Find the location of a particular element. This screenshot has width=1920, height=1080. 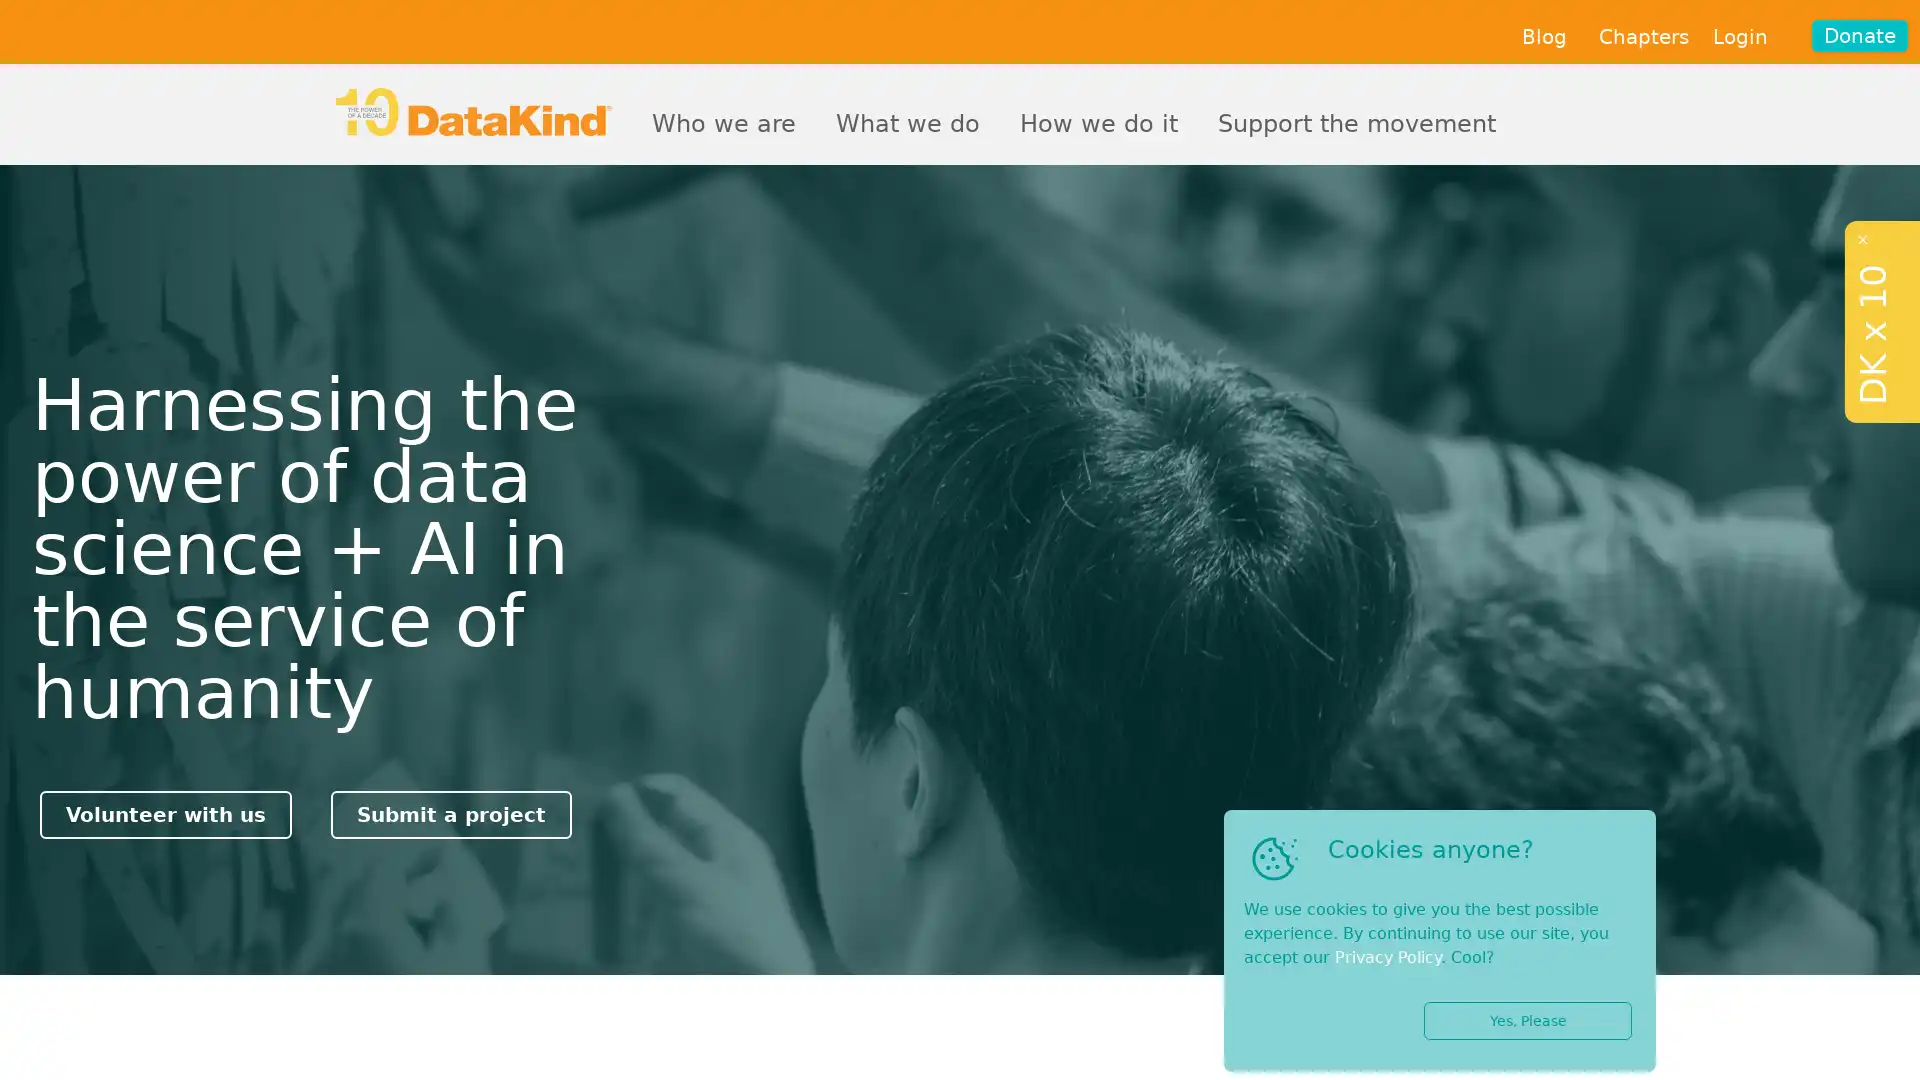

Who we are is located at coordinates (723, 120).